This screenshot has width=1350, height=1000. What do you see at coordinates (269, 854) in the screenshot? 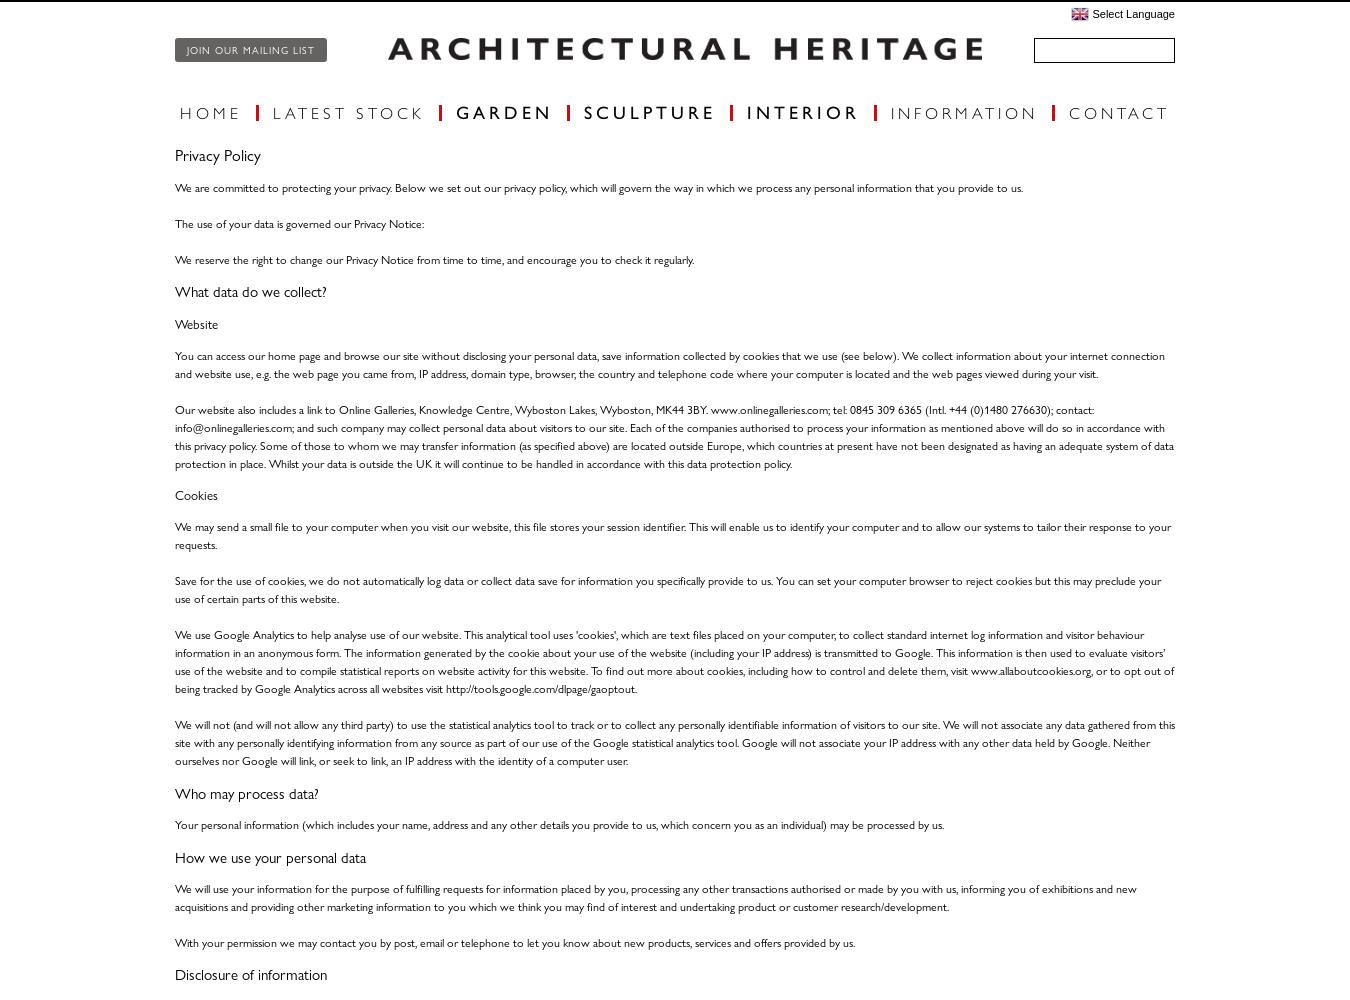
I see `'How we use your personal data'` at bounding box center [269, 854].